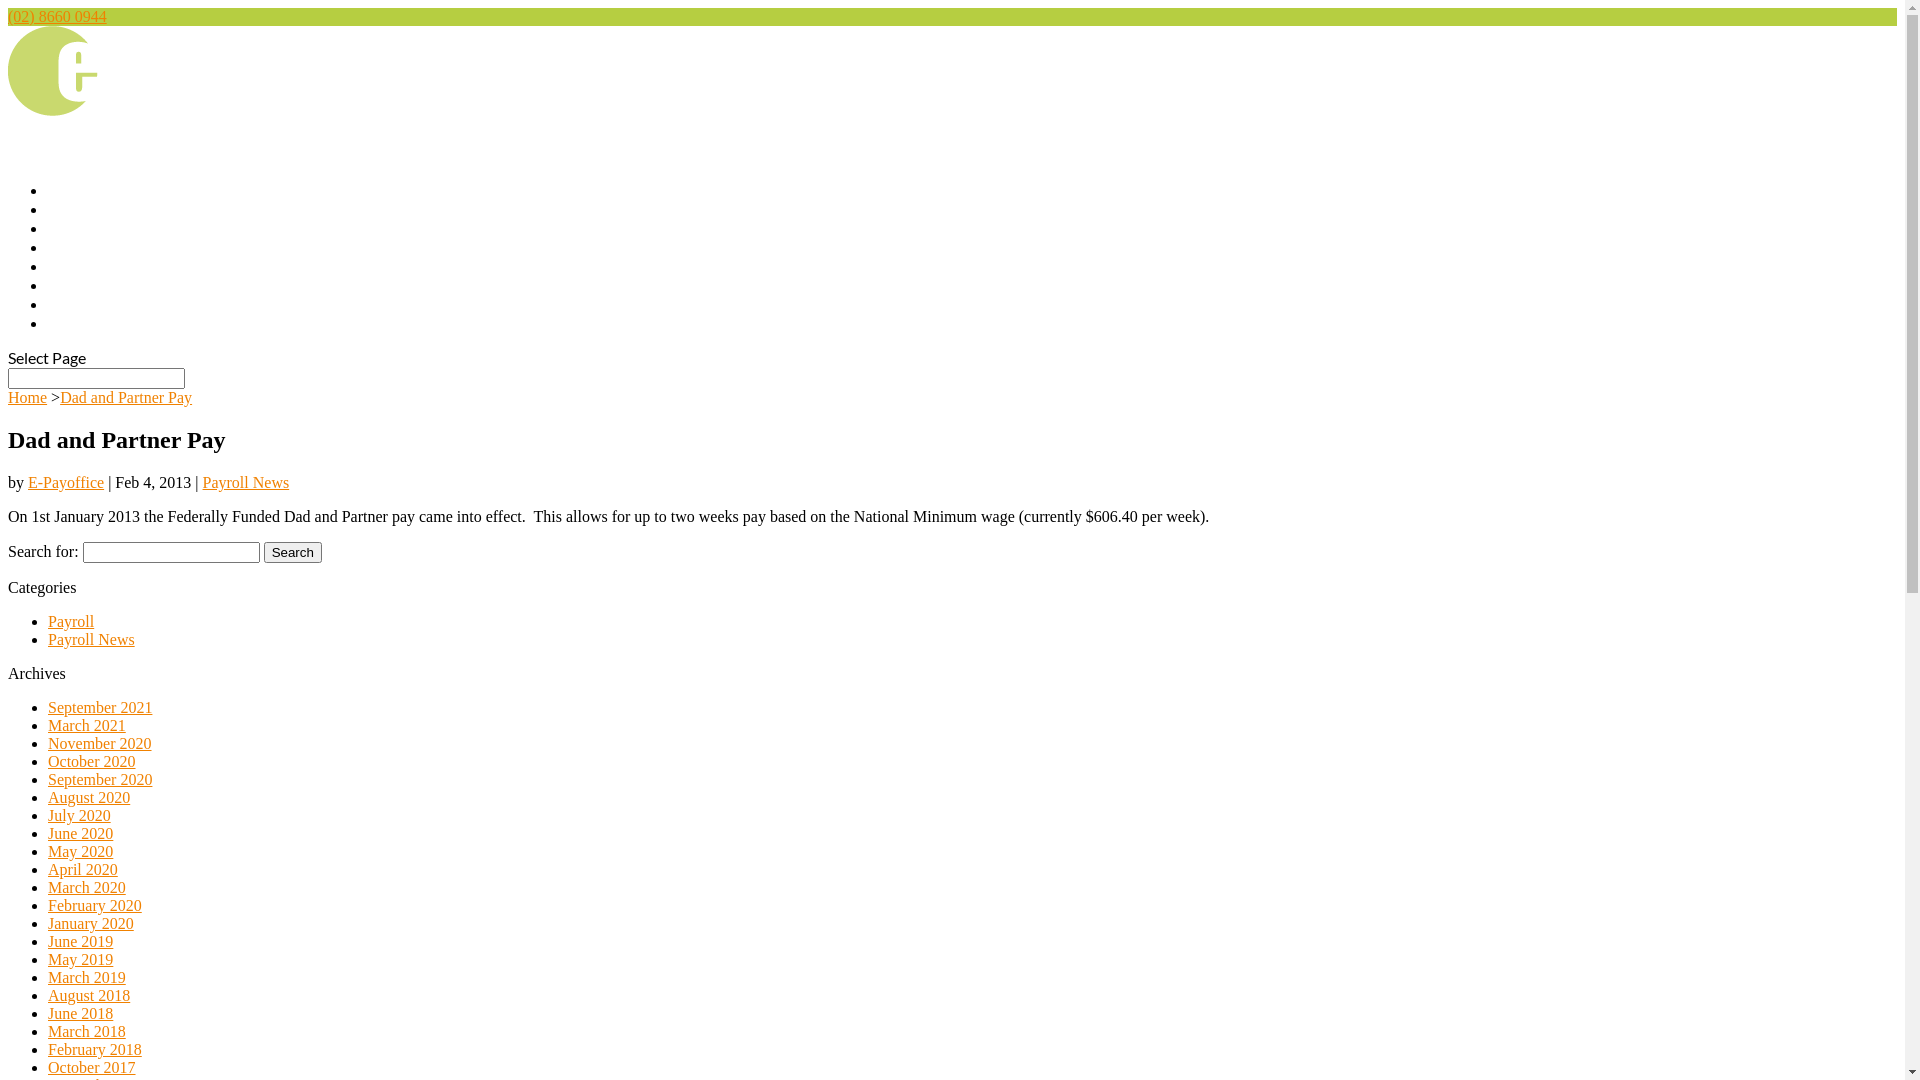  I want to click on 'June 2019', so click(80, 941).